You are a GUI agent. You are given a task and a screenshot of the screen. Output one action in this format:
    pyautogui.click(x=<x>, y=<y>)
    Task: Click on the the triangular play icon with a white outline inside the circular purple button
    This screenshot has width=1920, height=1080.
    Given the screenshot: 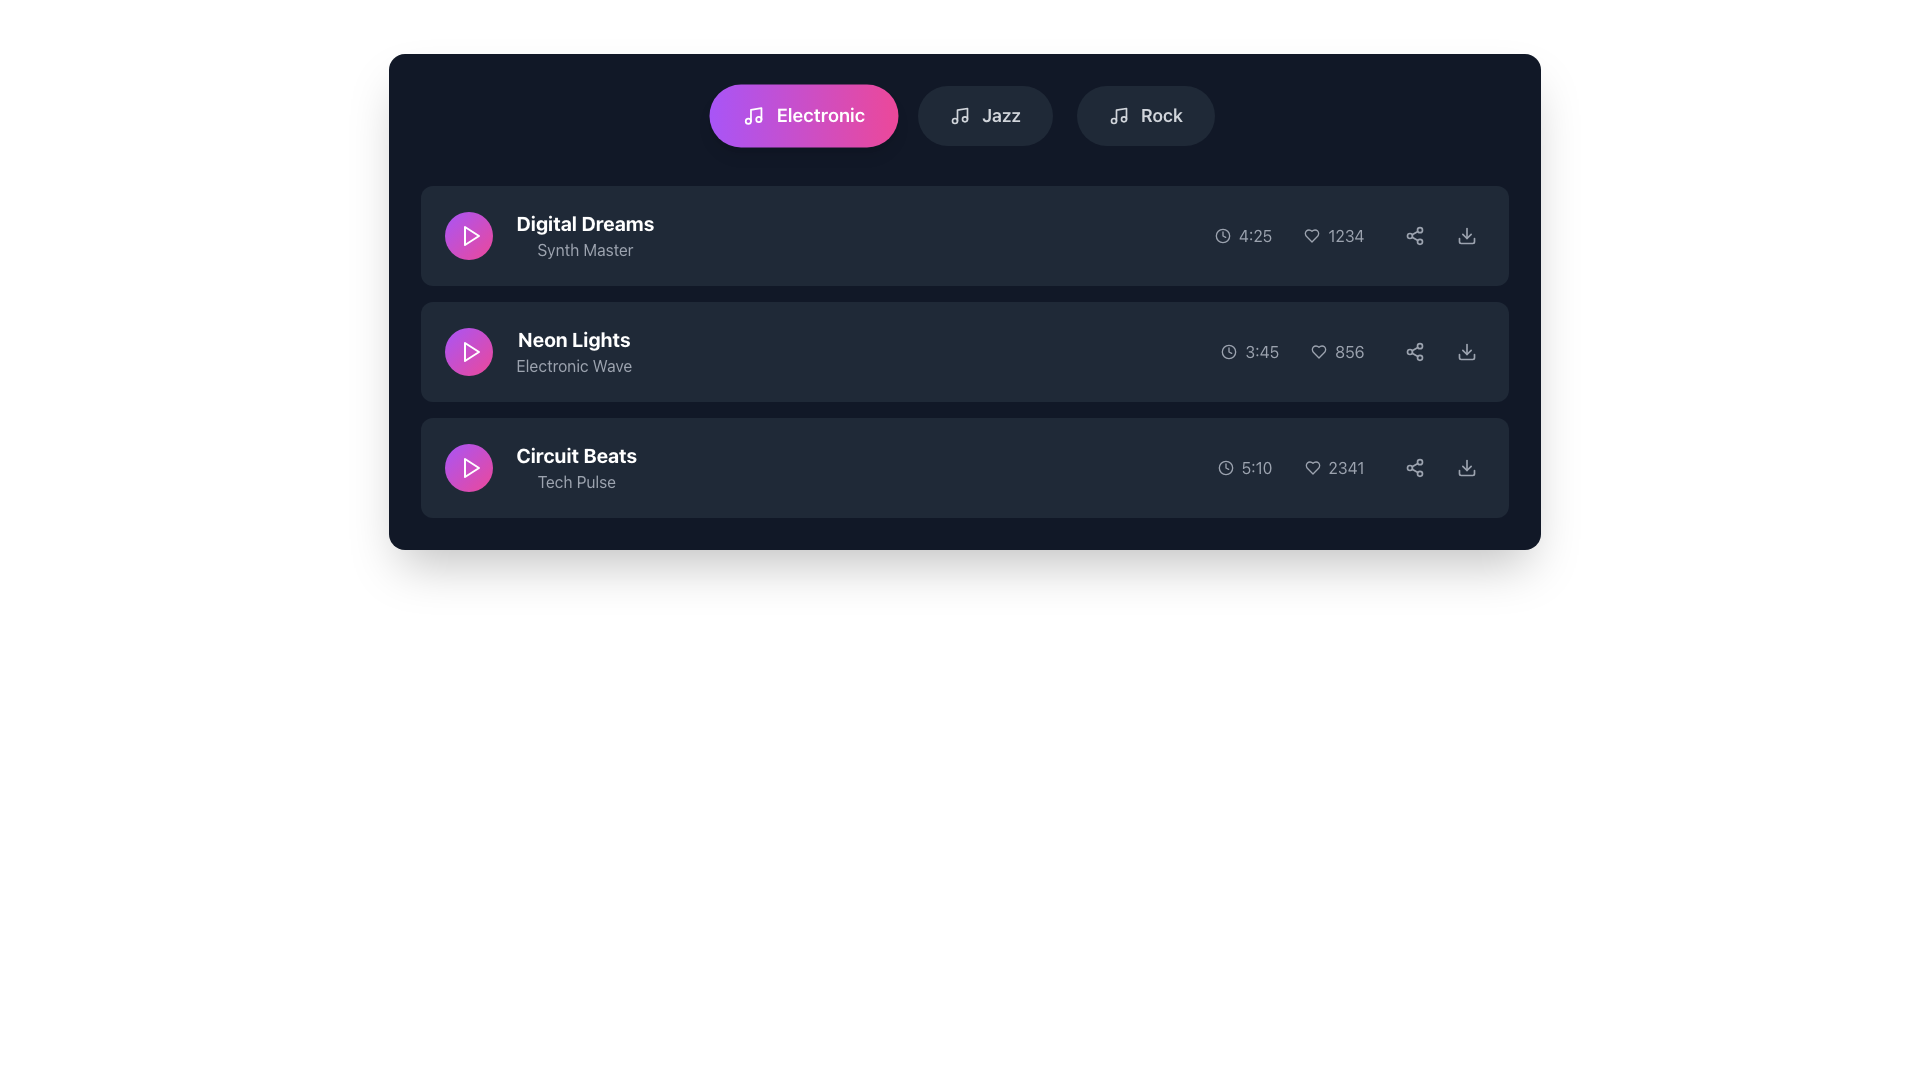 What is the action you would take?
    pyautogui.click(x=469, y=350)
    